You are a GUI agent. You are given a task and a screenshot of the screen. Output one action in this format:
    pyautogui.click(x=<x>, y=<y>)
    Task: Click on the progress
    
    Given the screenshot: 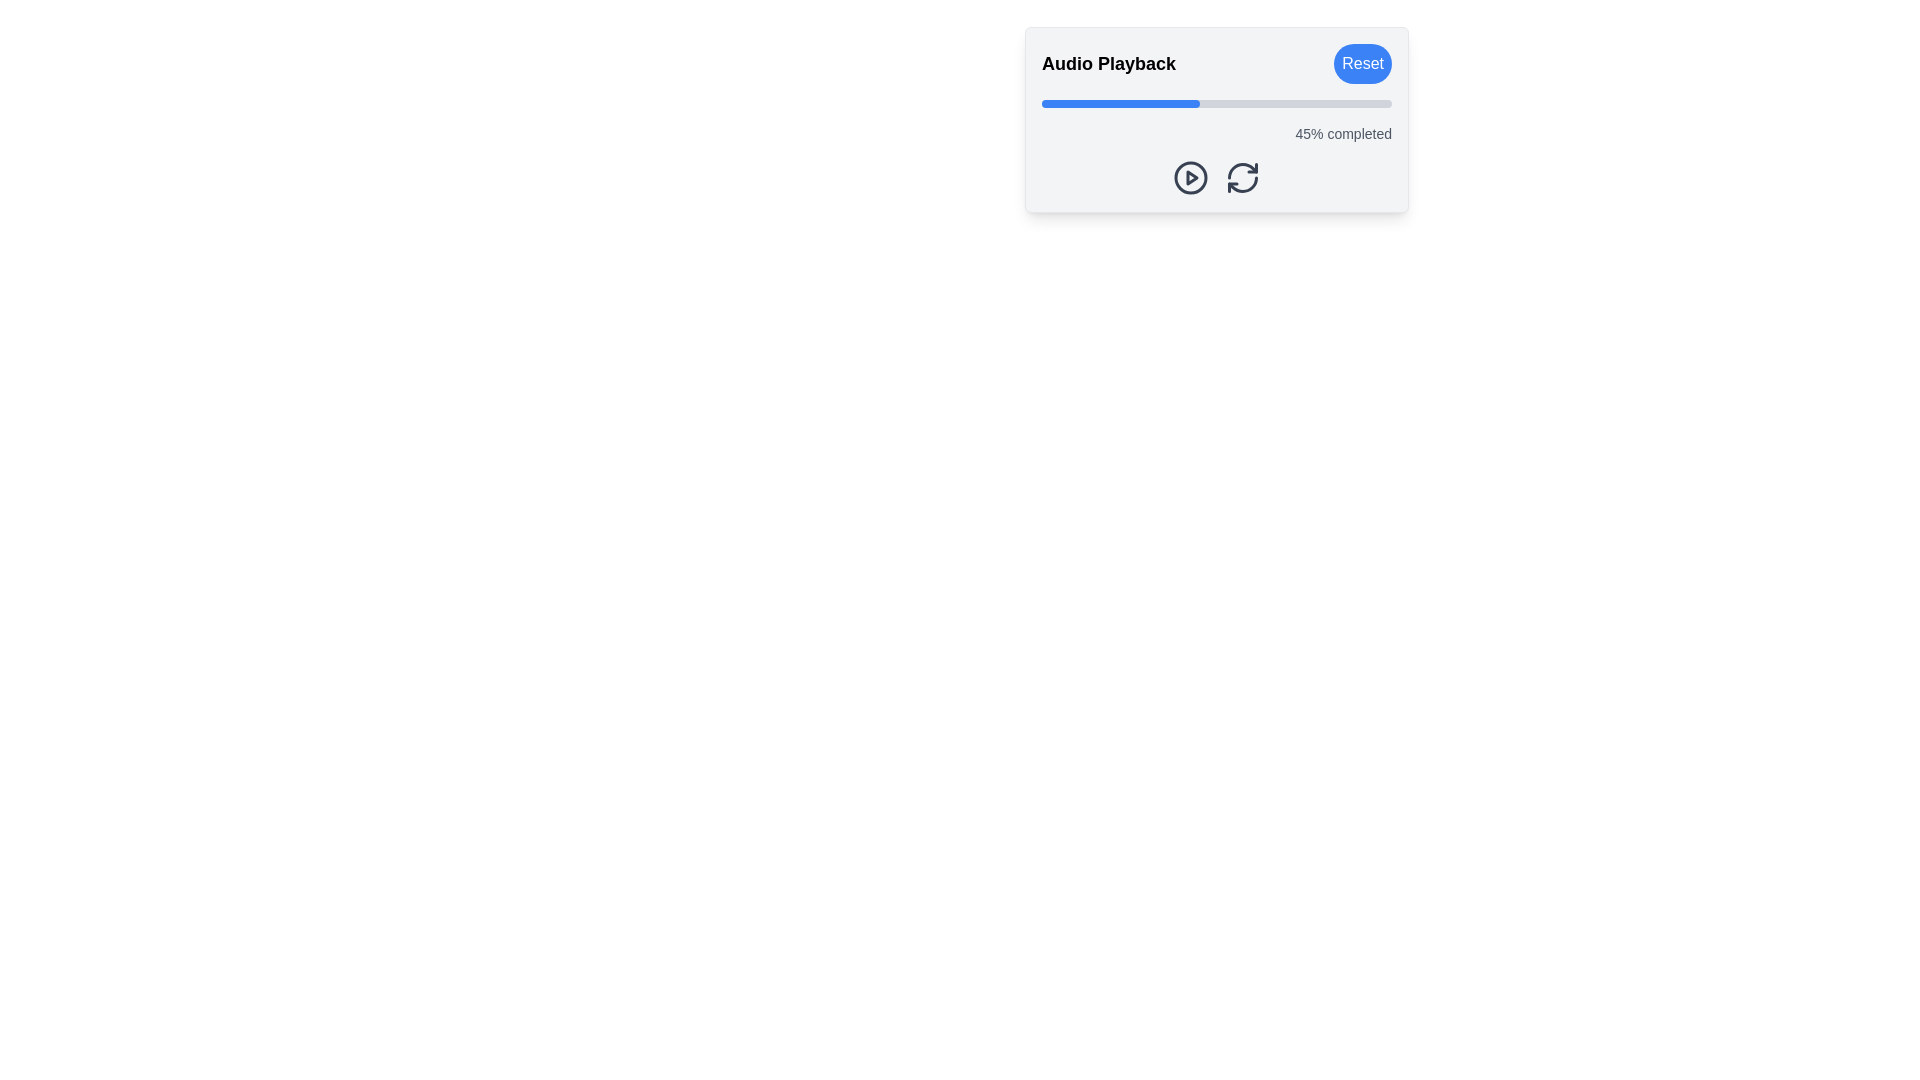 What is the action you would take?
    pyautogui.click(x=1254, y=104)
    